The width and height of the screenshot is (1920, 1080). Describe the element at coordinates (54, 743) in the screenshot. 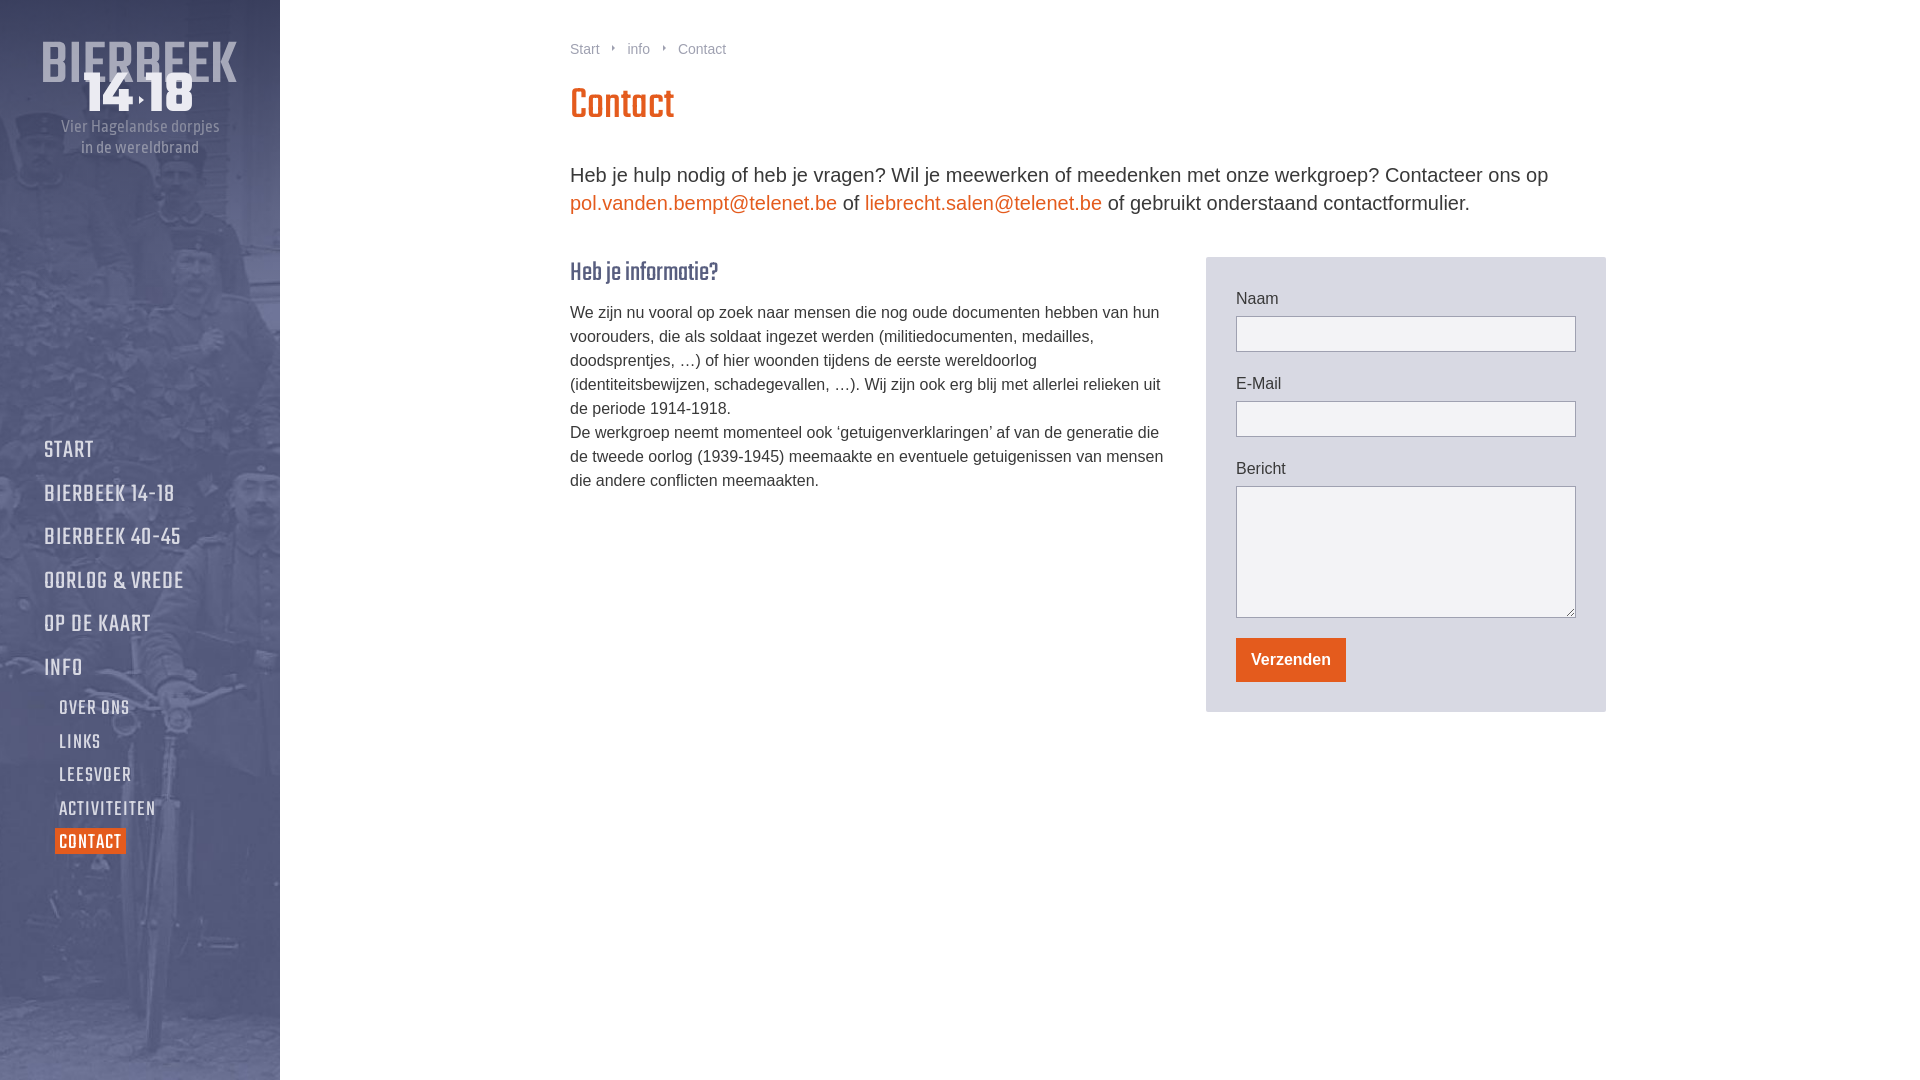

I see `'LINKS'` at that location.